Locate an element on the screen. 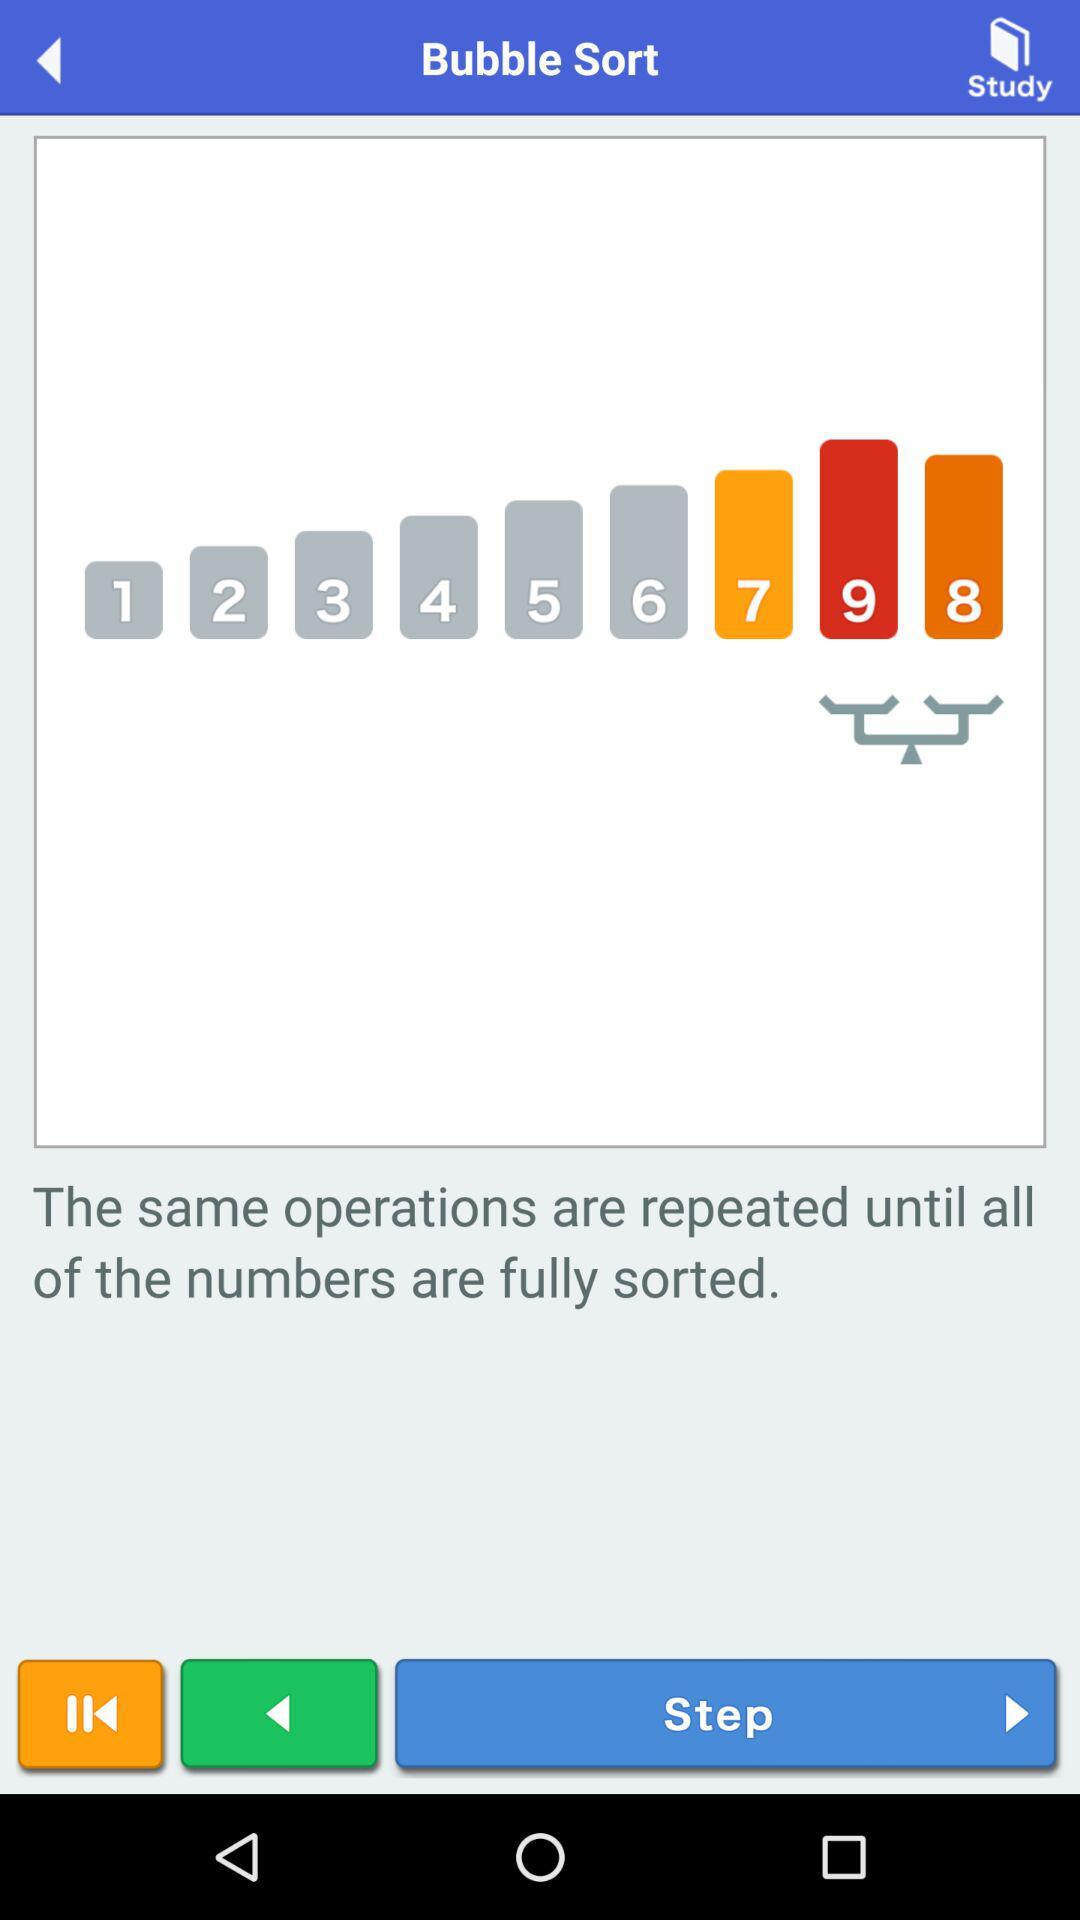  pause operation is located at coordinates (92, 1717).